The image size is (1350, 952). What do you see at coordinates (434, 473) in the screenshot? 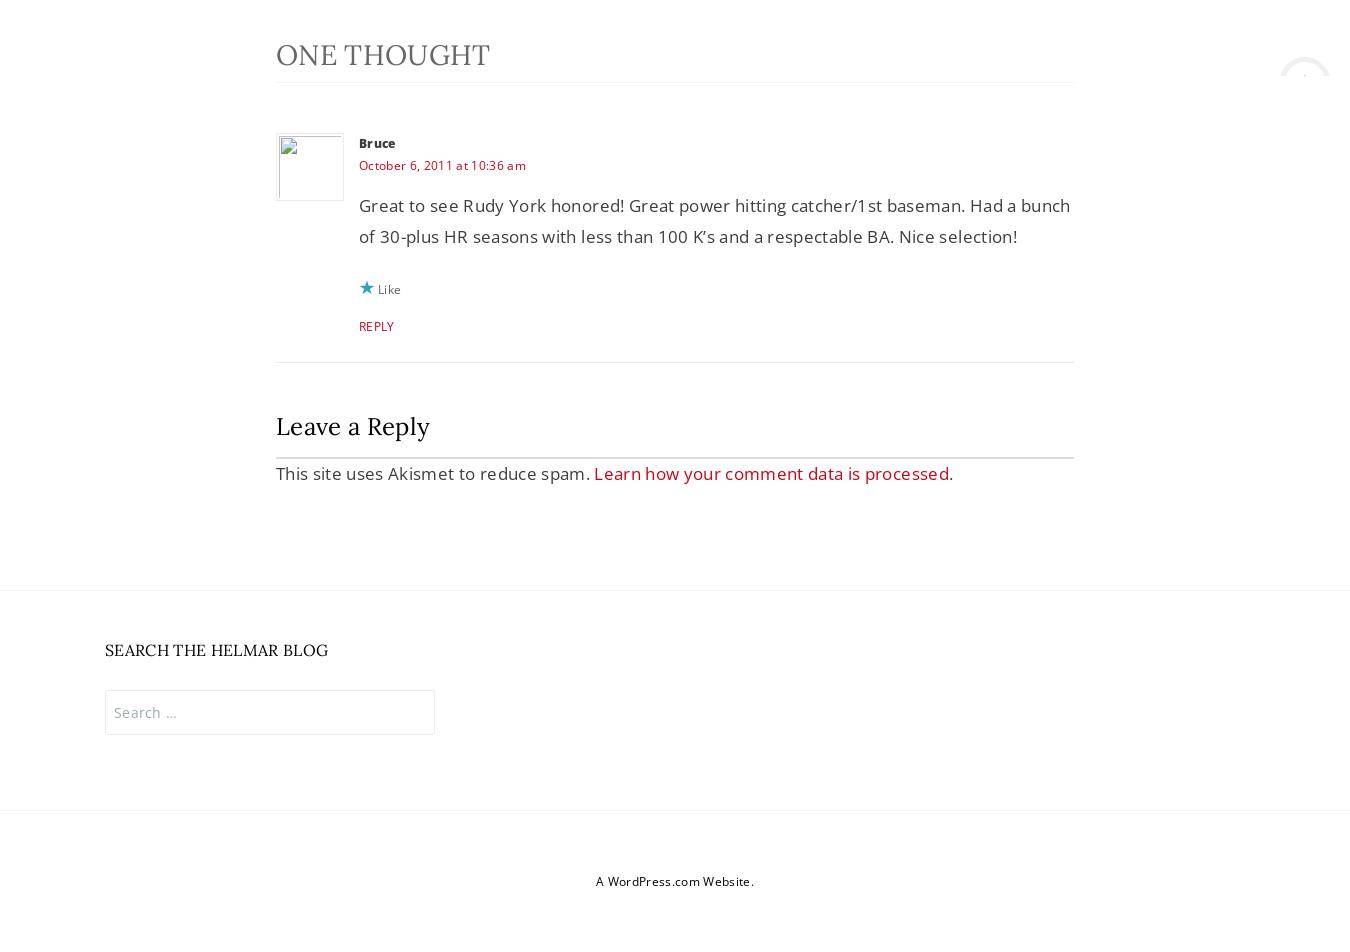
I see `'This site uses Akismet to reduce spam.'` at bounding box center [434, 473].